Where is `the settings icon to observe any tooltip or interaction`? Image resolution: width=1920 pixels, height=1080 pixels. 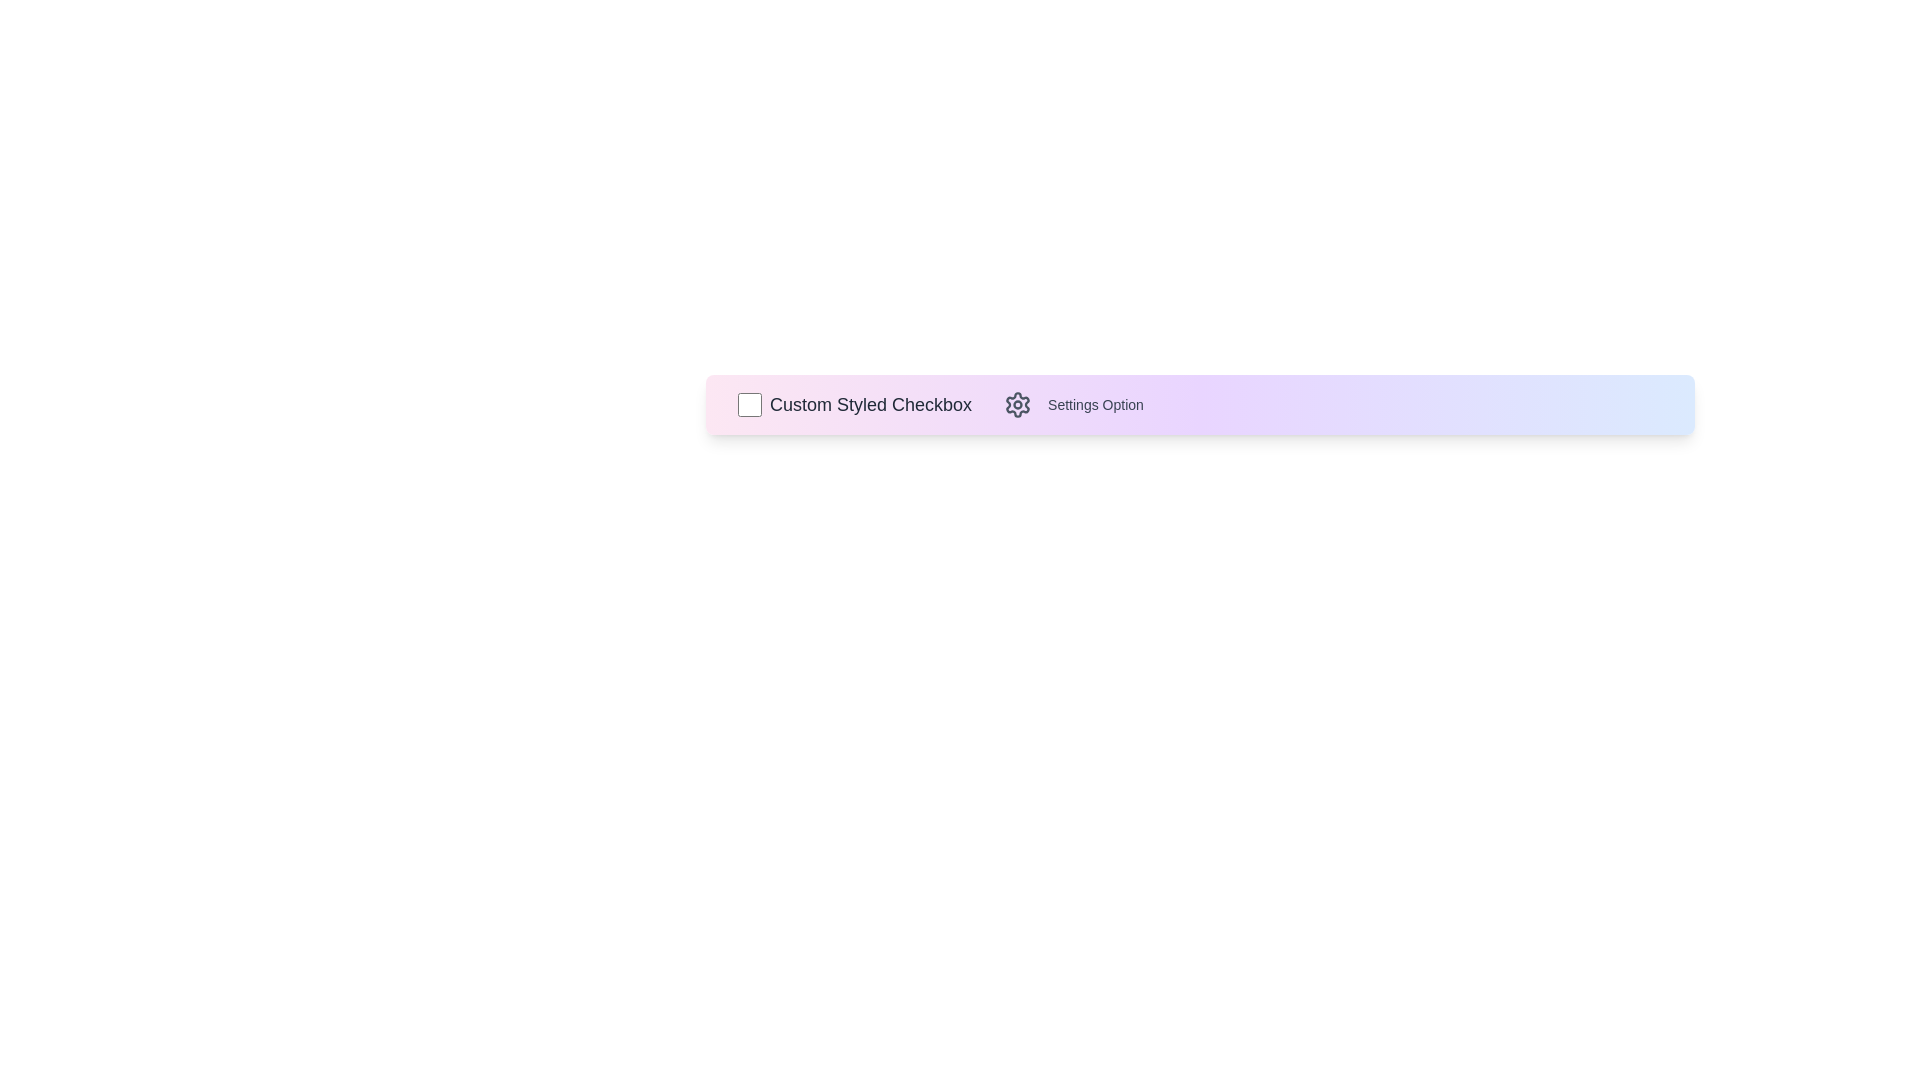
the settings icon to observe any tooltip or interaction is located at coordinates (1017, 405).